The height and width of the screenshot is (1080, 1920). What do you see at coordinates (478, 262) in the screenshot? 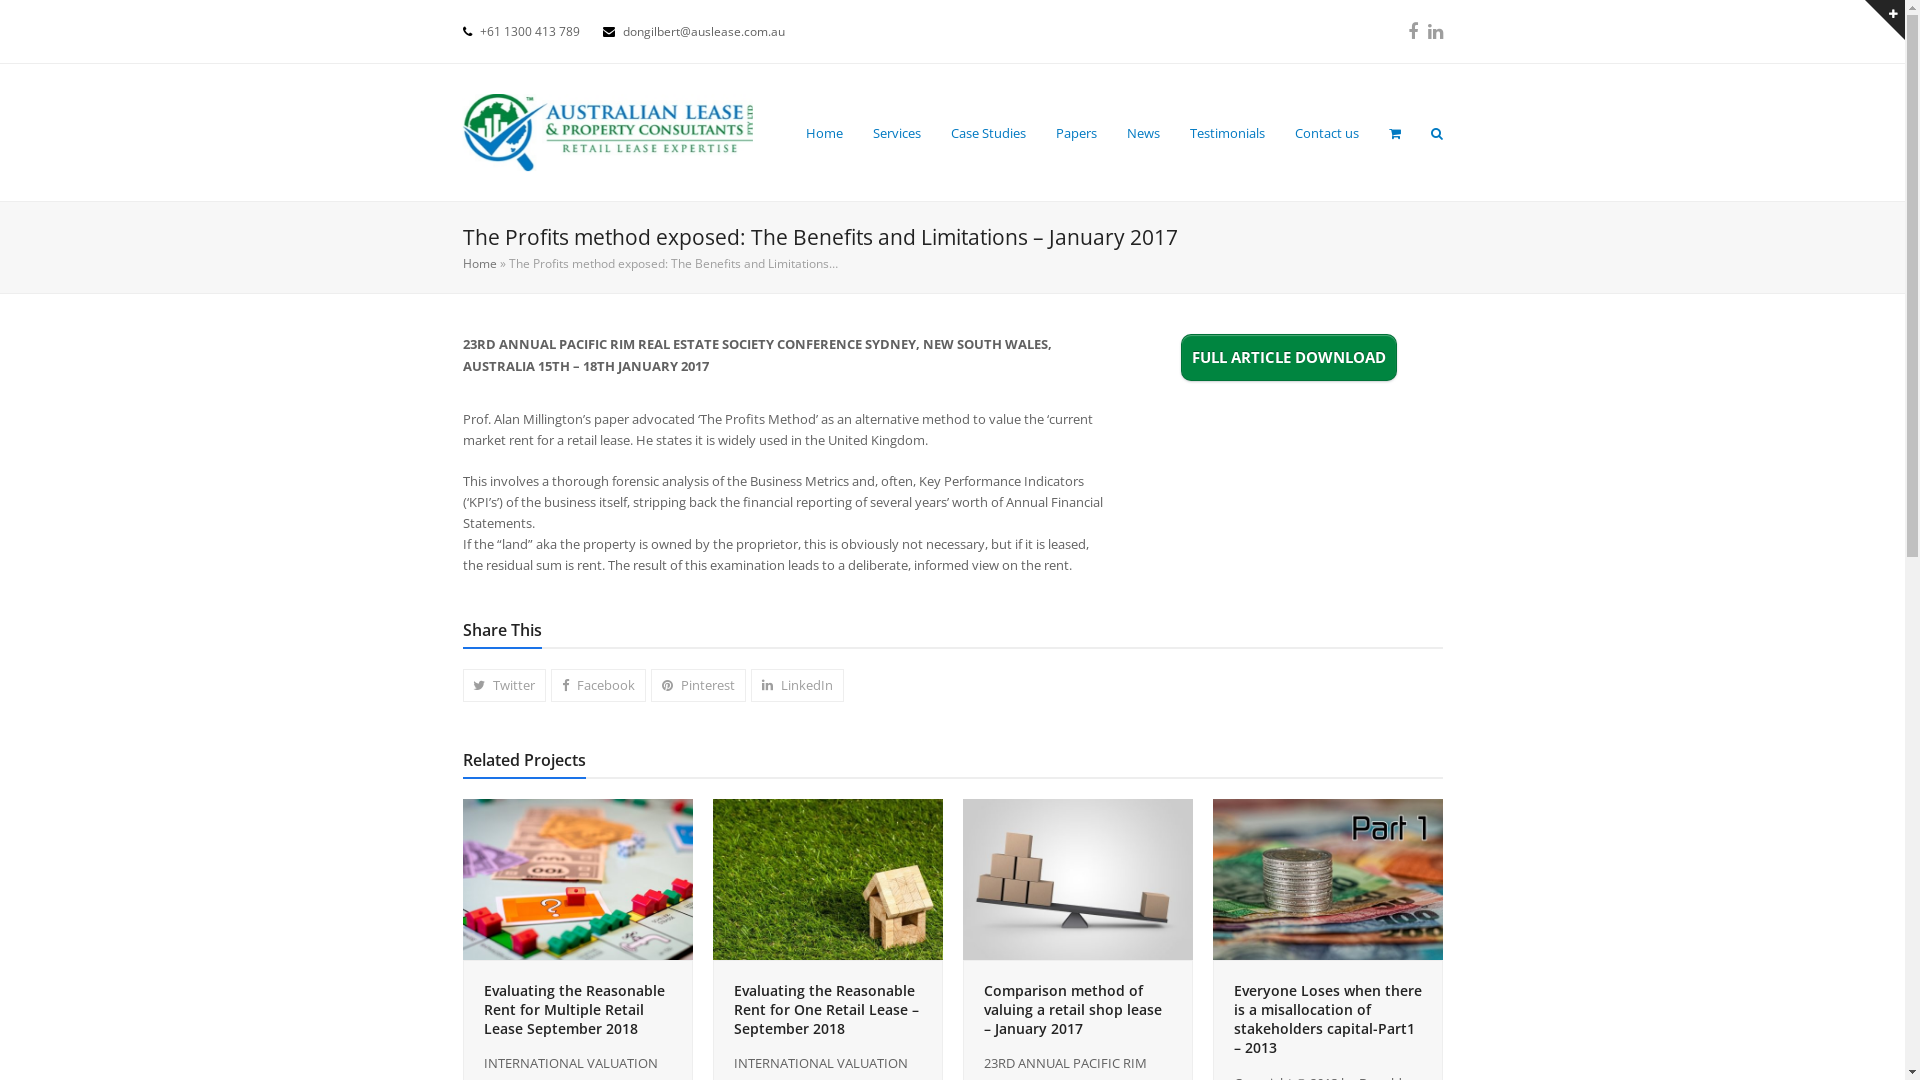
I see `'Home'` at bounding box center [478, 262].